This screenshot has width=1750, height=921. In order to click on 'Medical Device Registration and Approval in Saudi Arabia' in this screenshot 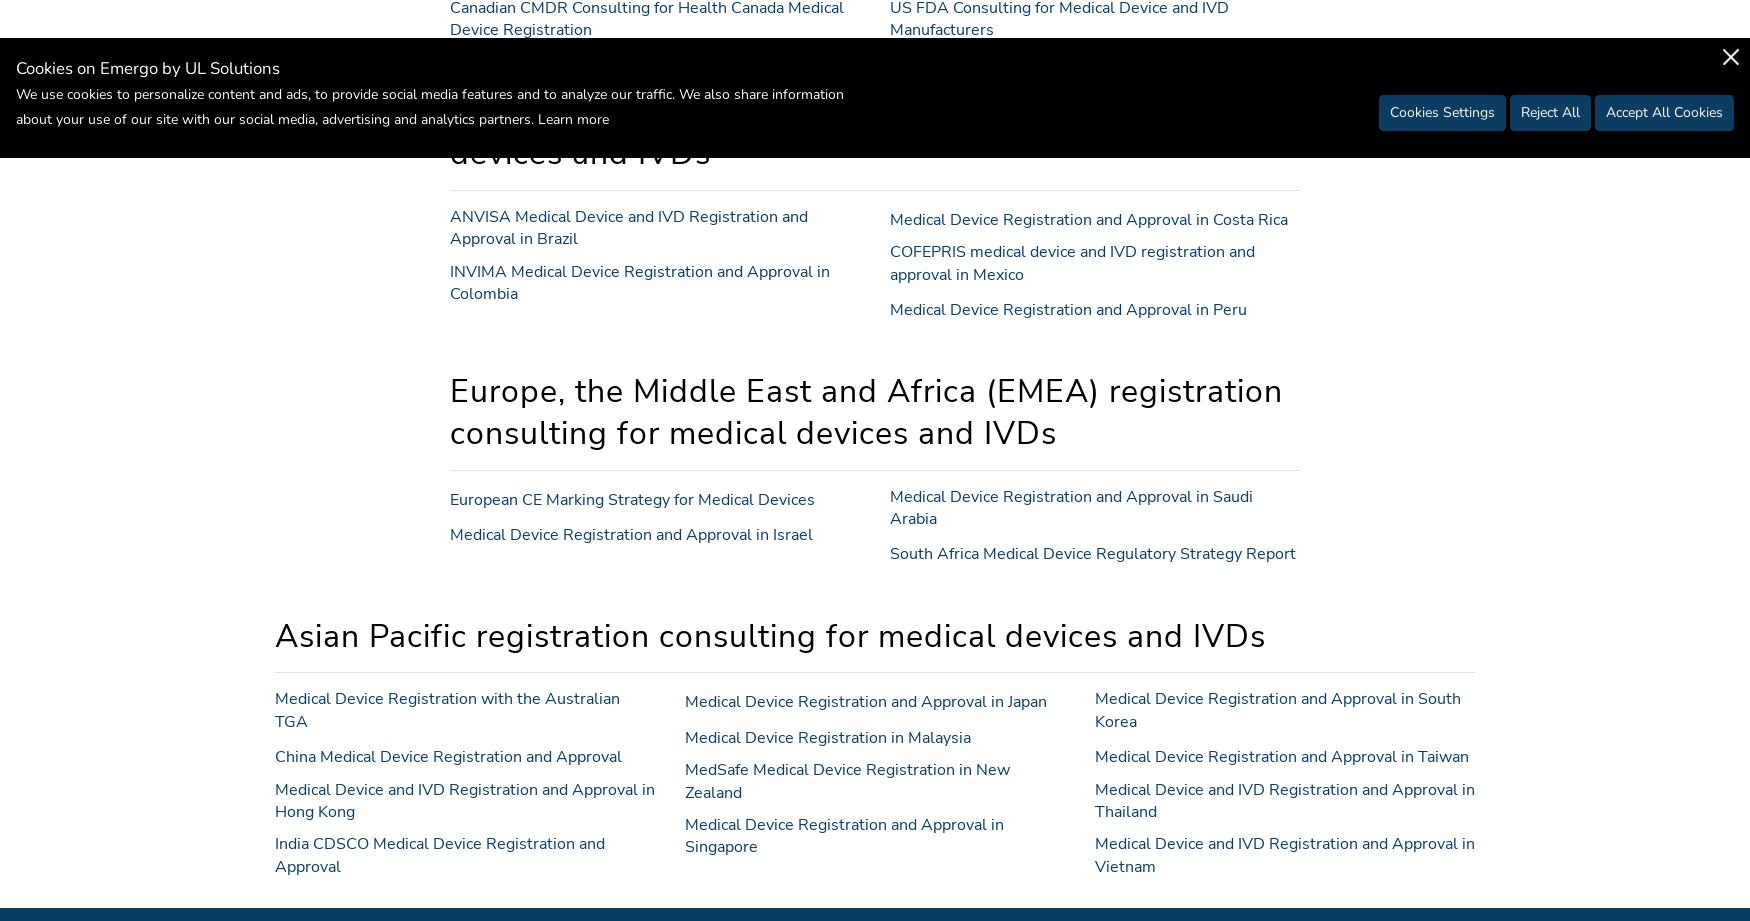, I will do `click(1071, 506)`.